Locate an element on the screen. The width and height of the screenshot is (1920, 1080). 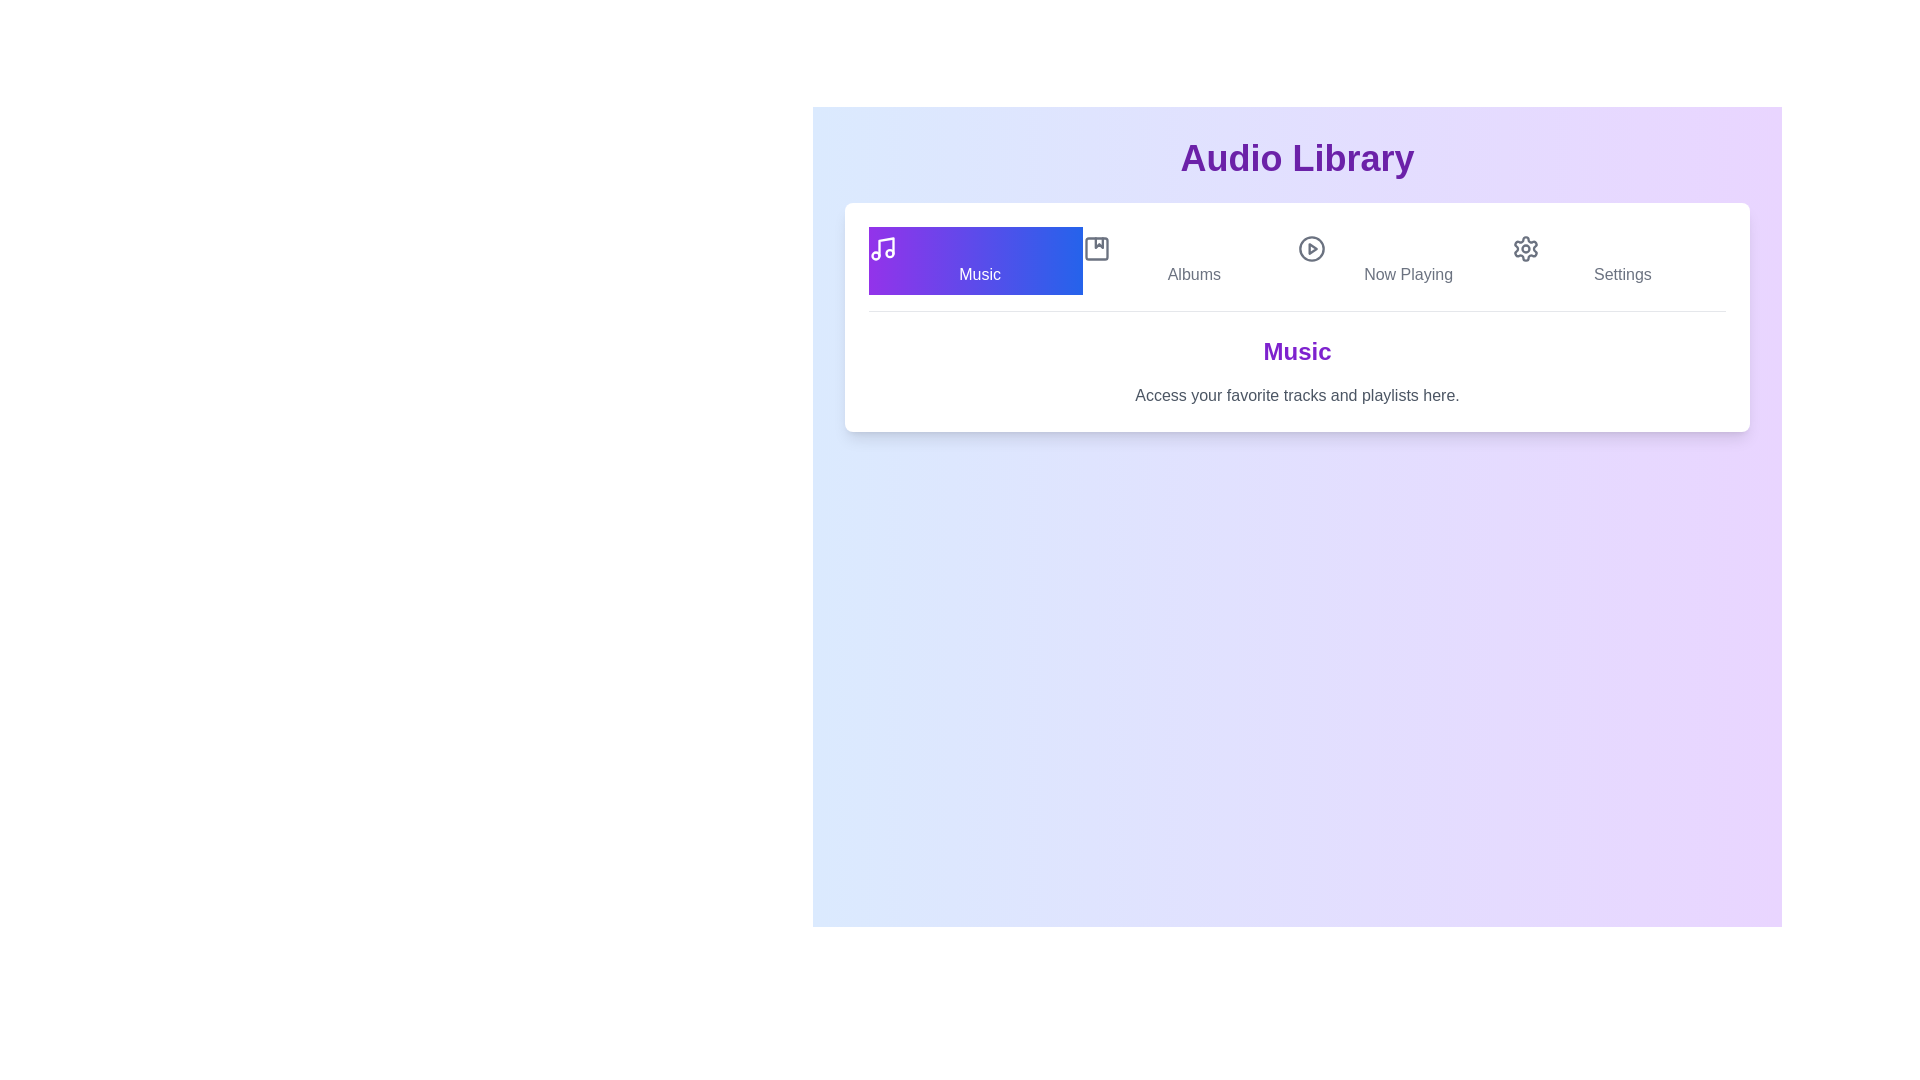
the Navigation Tab located in the horizontal navigation bar, which is the second clickable option is located at coordinates (1190, 260).